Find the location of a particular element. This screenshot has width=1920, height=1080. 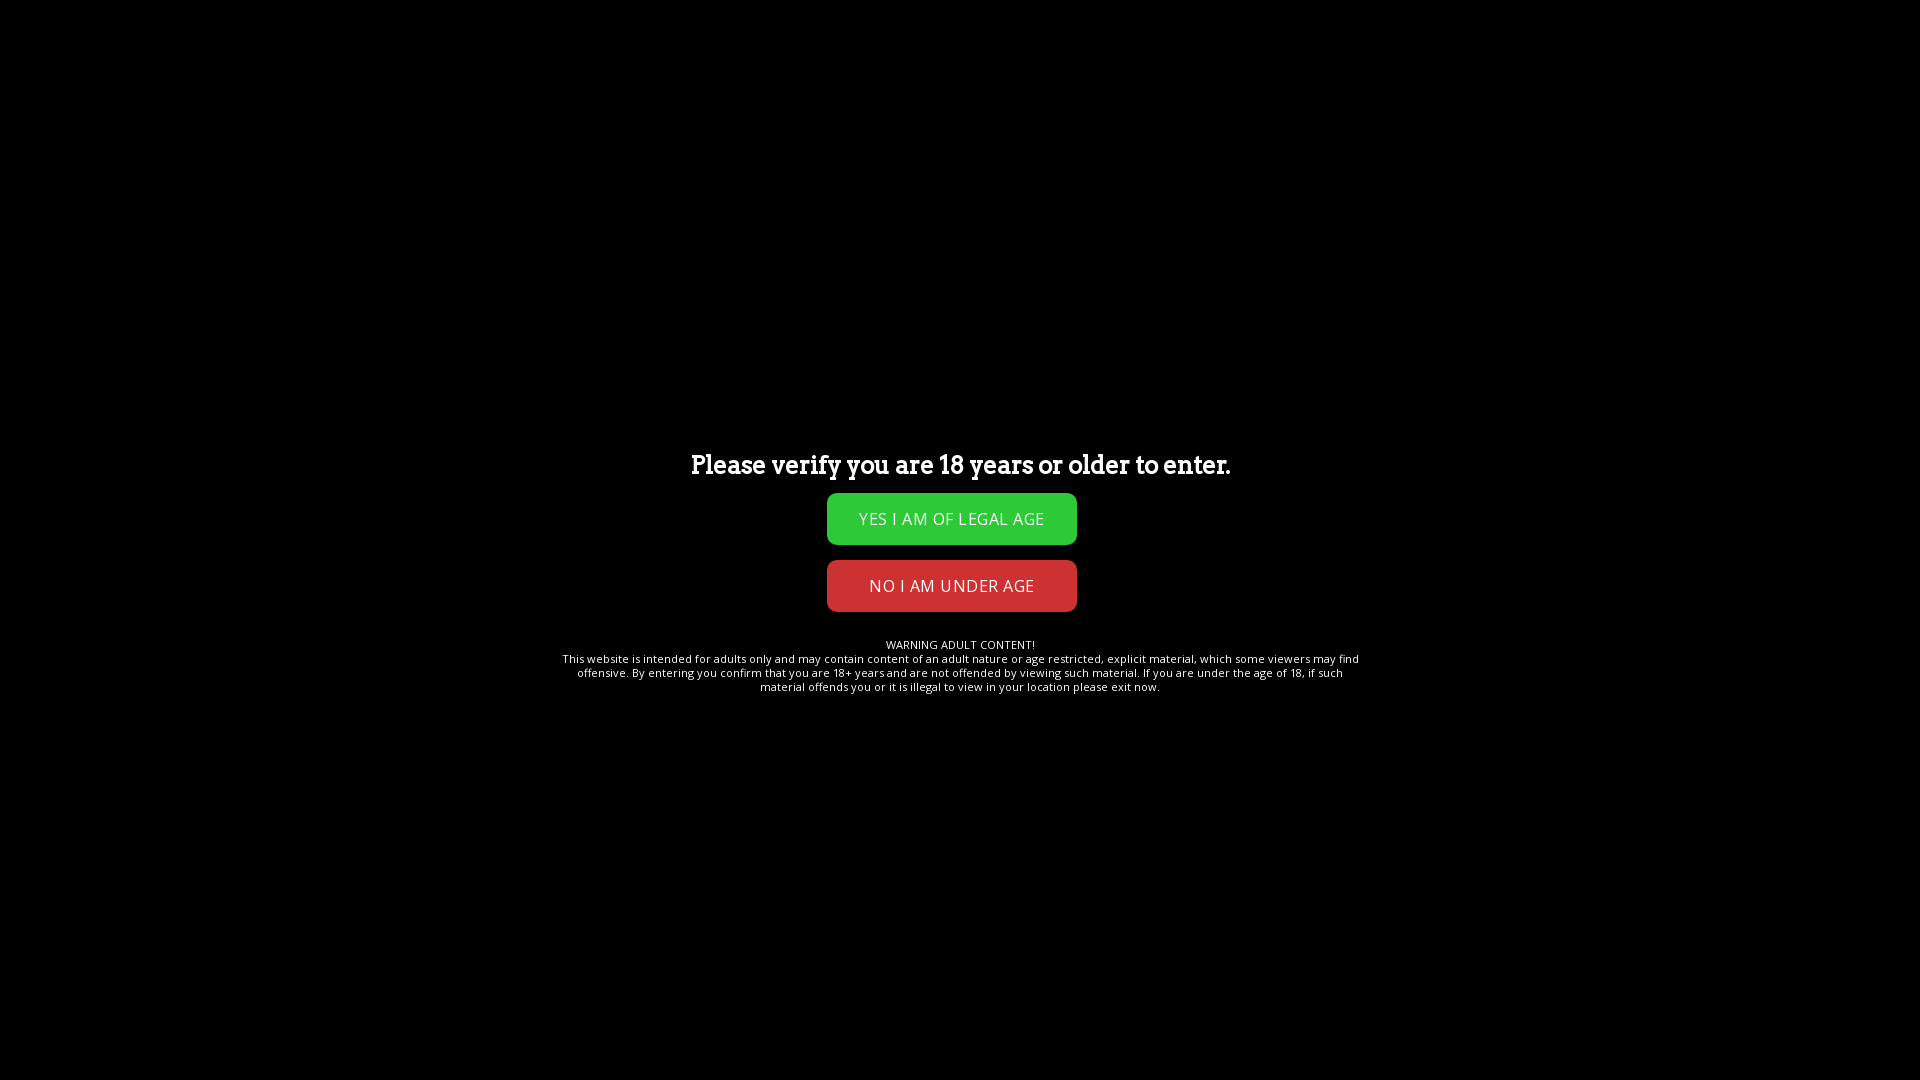

'WHOLESALE' is located at coordinates (728, 149).